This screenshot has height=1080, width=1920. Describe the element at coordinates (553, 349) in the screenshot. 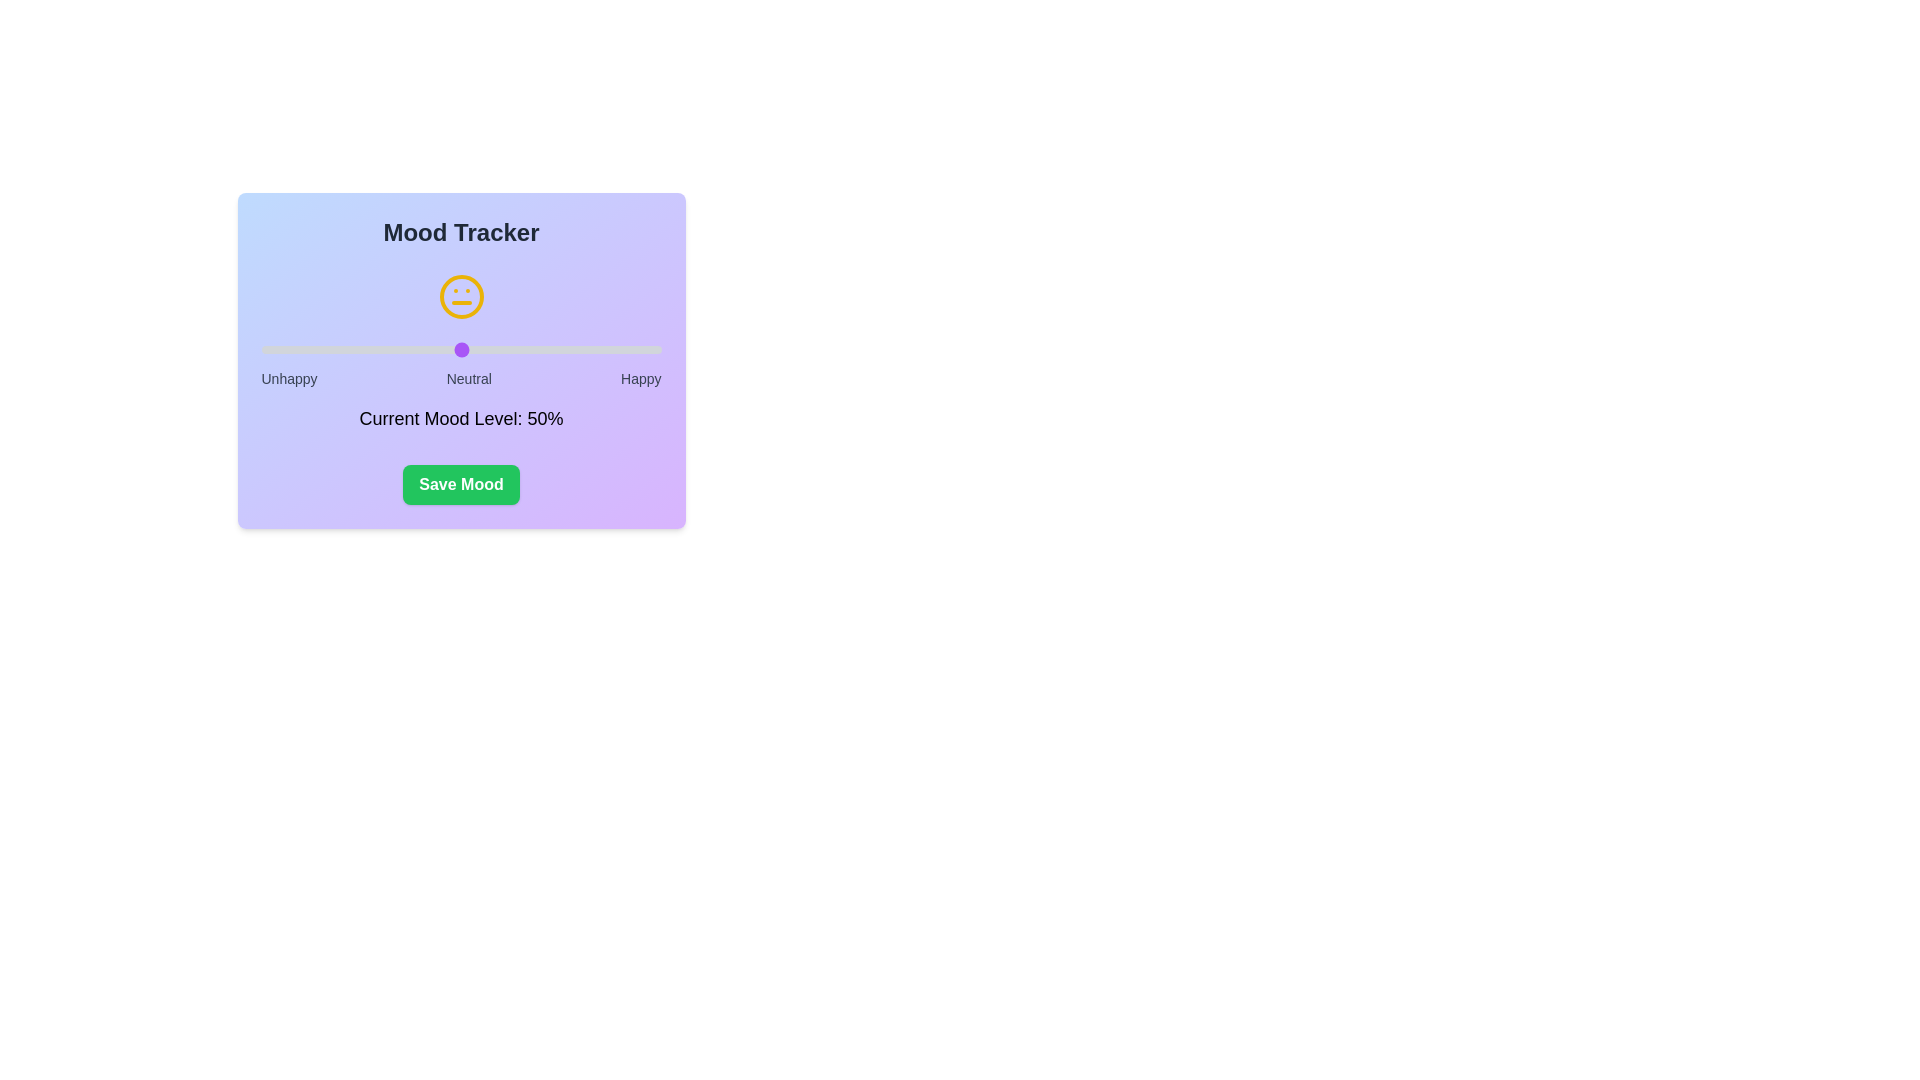

I see `the mood slider to set the mood level to 73%` at that location.